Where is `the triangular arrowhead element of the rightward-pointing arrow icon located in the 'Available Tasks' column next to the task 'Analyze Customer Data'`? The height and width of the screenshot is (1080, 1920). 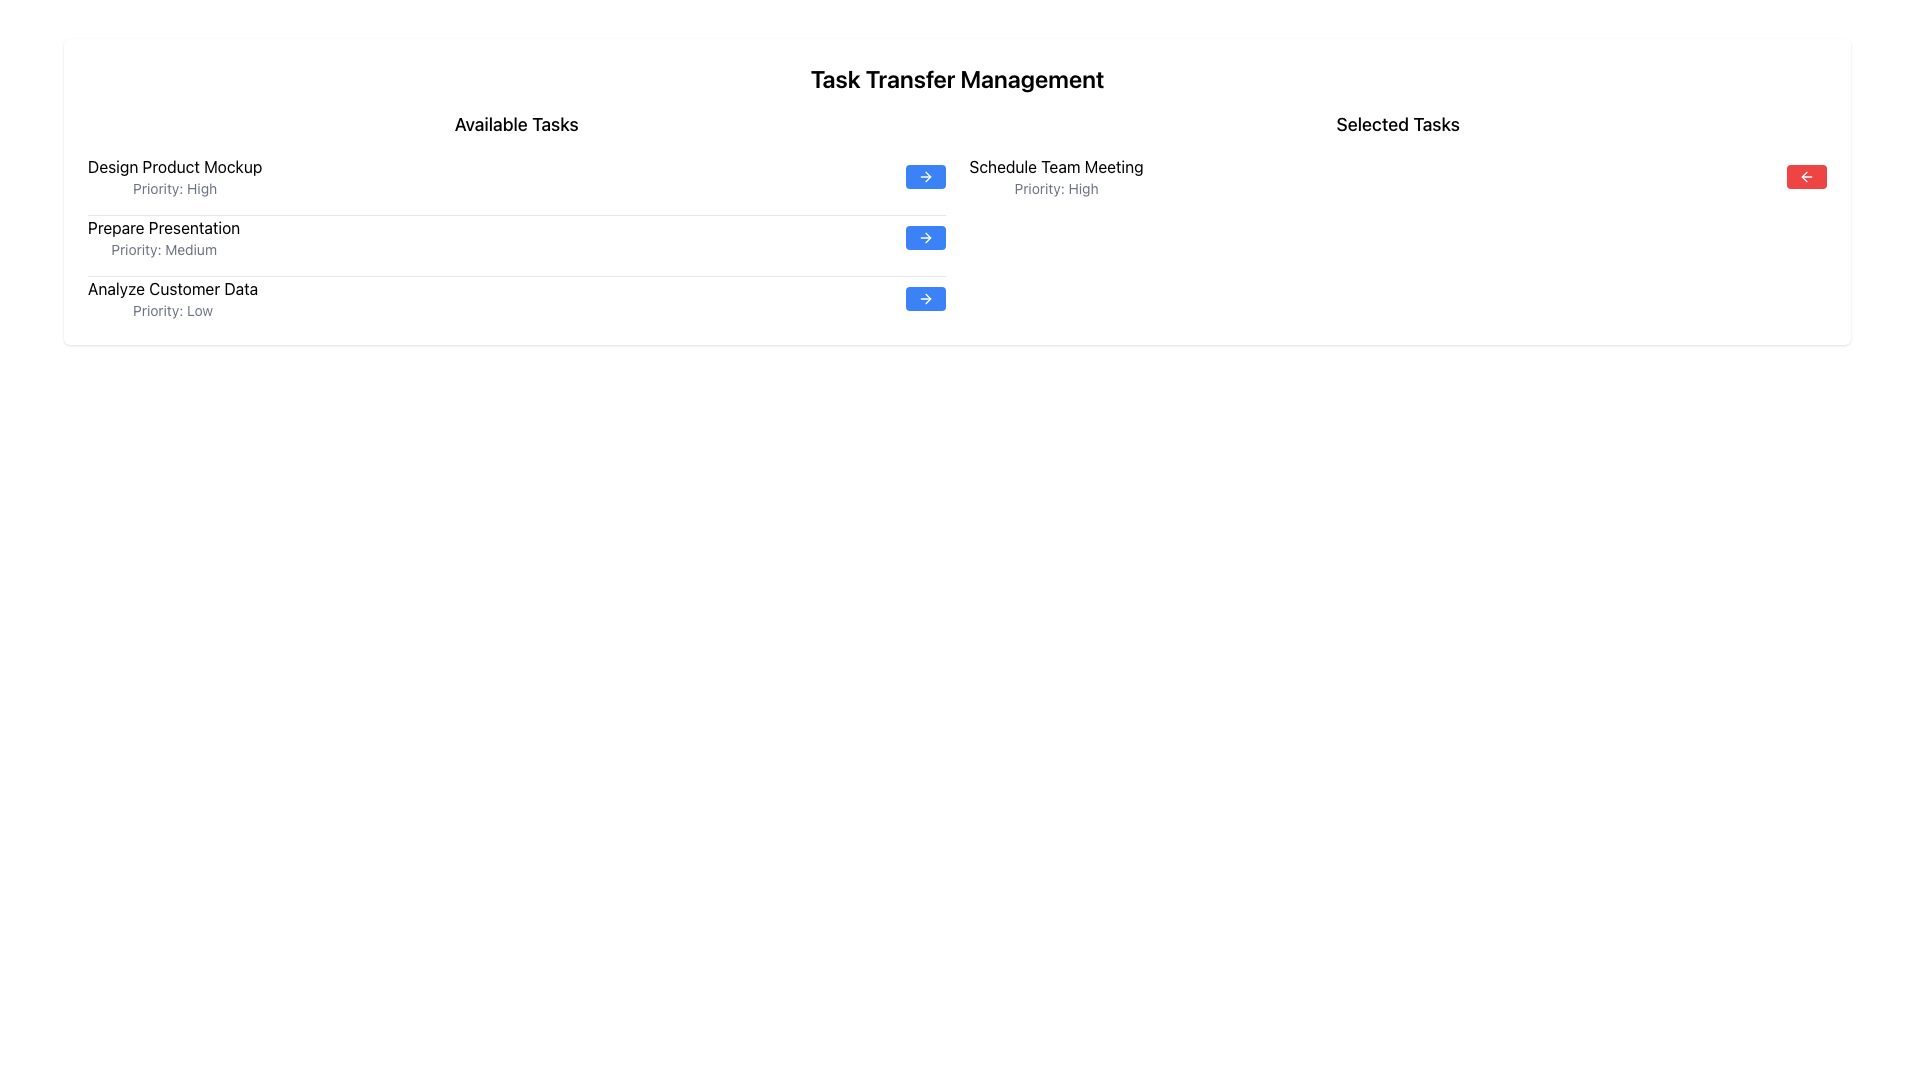
the triangular arrowhead element of the rightward-pointing arrow icon located in the 'Available Tasks' column next to the task 'Analyze Customer Data' is located at coordinates (926, 299).